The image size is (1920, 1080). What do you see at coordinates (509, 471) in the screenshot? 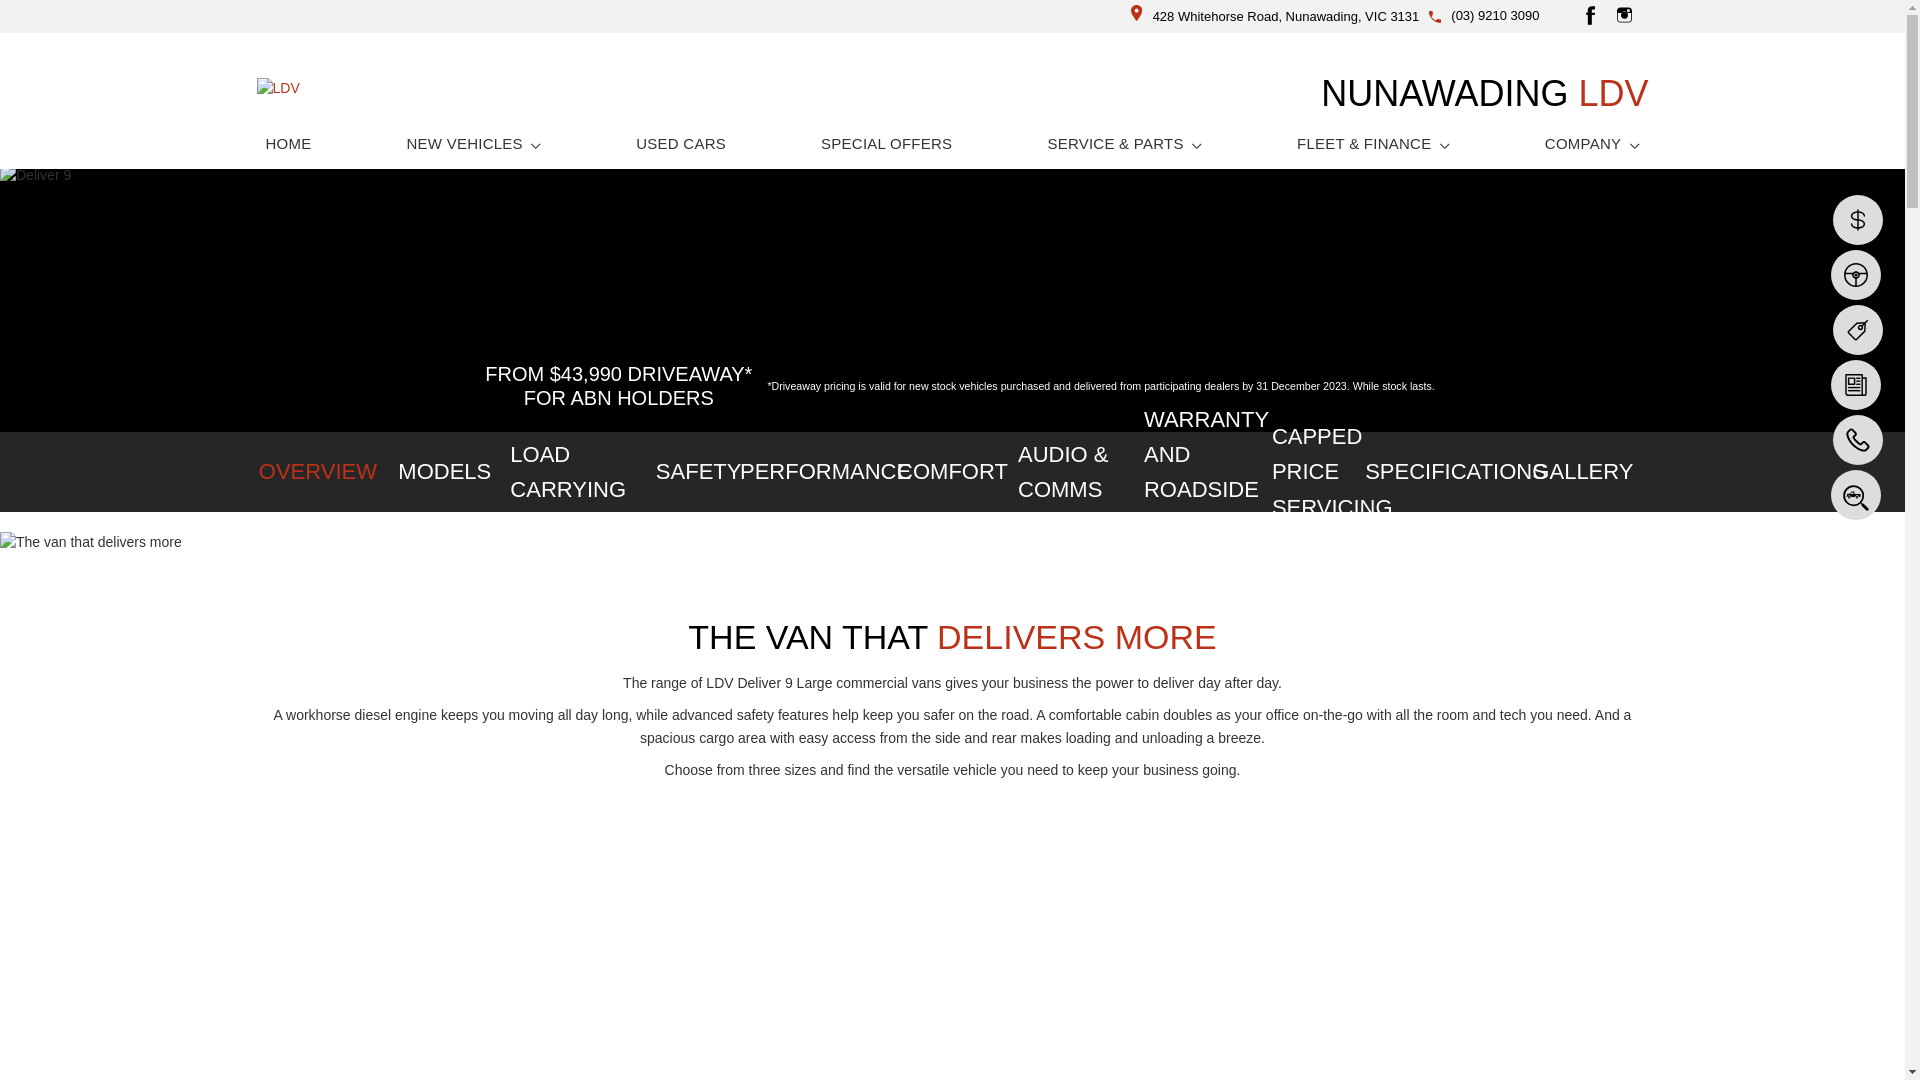
I see `'LOAD CARRYING'` at bounding box center [509, 471].